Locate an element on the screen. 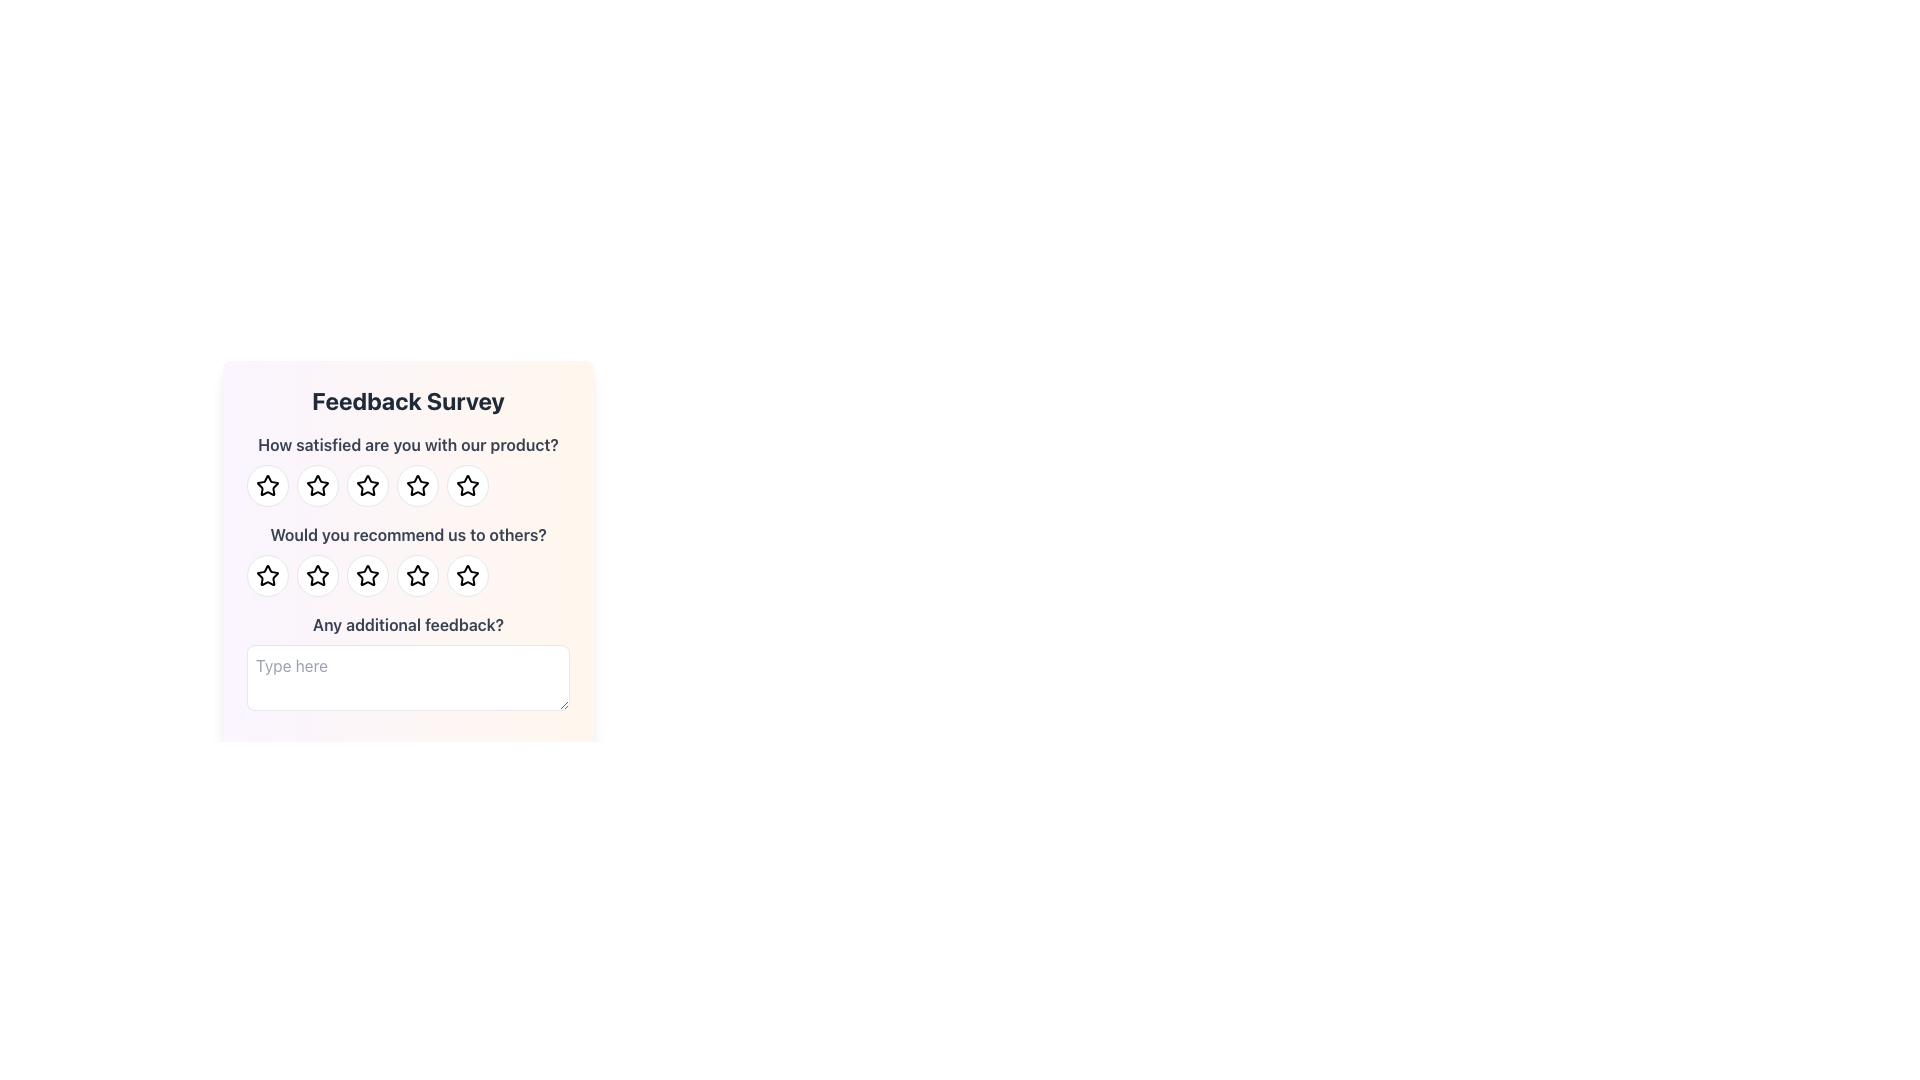 This screenshot has height=1080, width=1920. the first circular star button with a white background and black outlined star icon is located at coordinates (267, 575).